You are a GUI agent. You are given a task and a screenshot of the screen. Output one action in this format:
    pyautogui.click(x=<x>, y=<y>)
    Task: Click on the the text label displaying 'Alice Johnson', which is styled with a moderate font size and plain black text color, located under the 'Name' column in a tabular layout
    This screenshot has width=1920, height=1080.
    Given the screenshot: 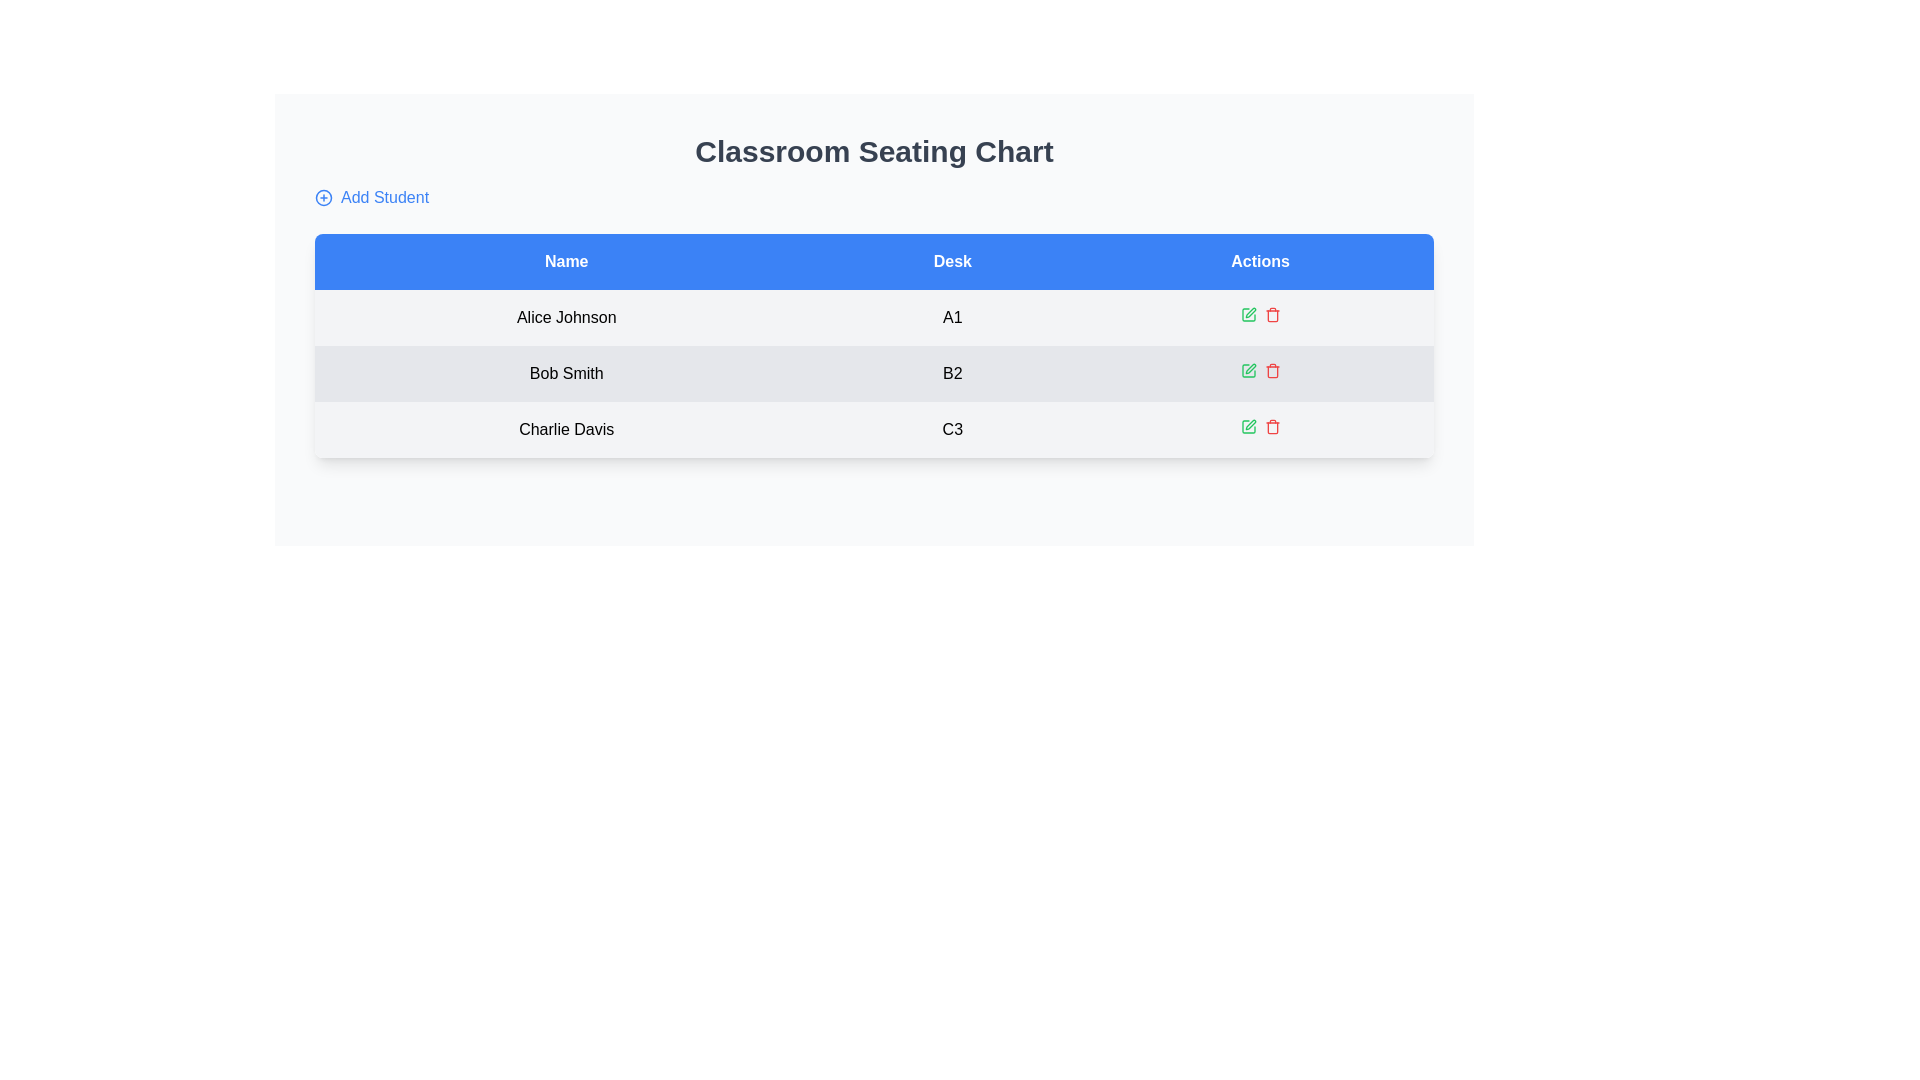 What is the action you would take?
    pyautogui.click(x=565, y=316)
    